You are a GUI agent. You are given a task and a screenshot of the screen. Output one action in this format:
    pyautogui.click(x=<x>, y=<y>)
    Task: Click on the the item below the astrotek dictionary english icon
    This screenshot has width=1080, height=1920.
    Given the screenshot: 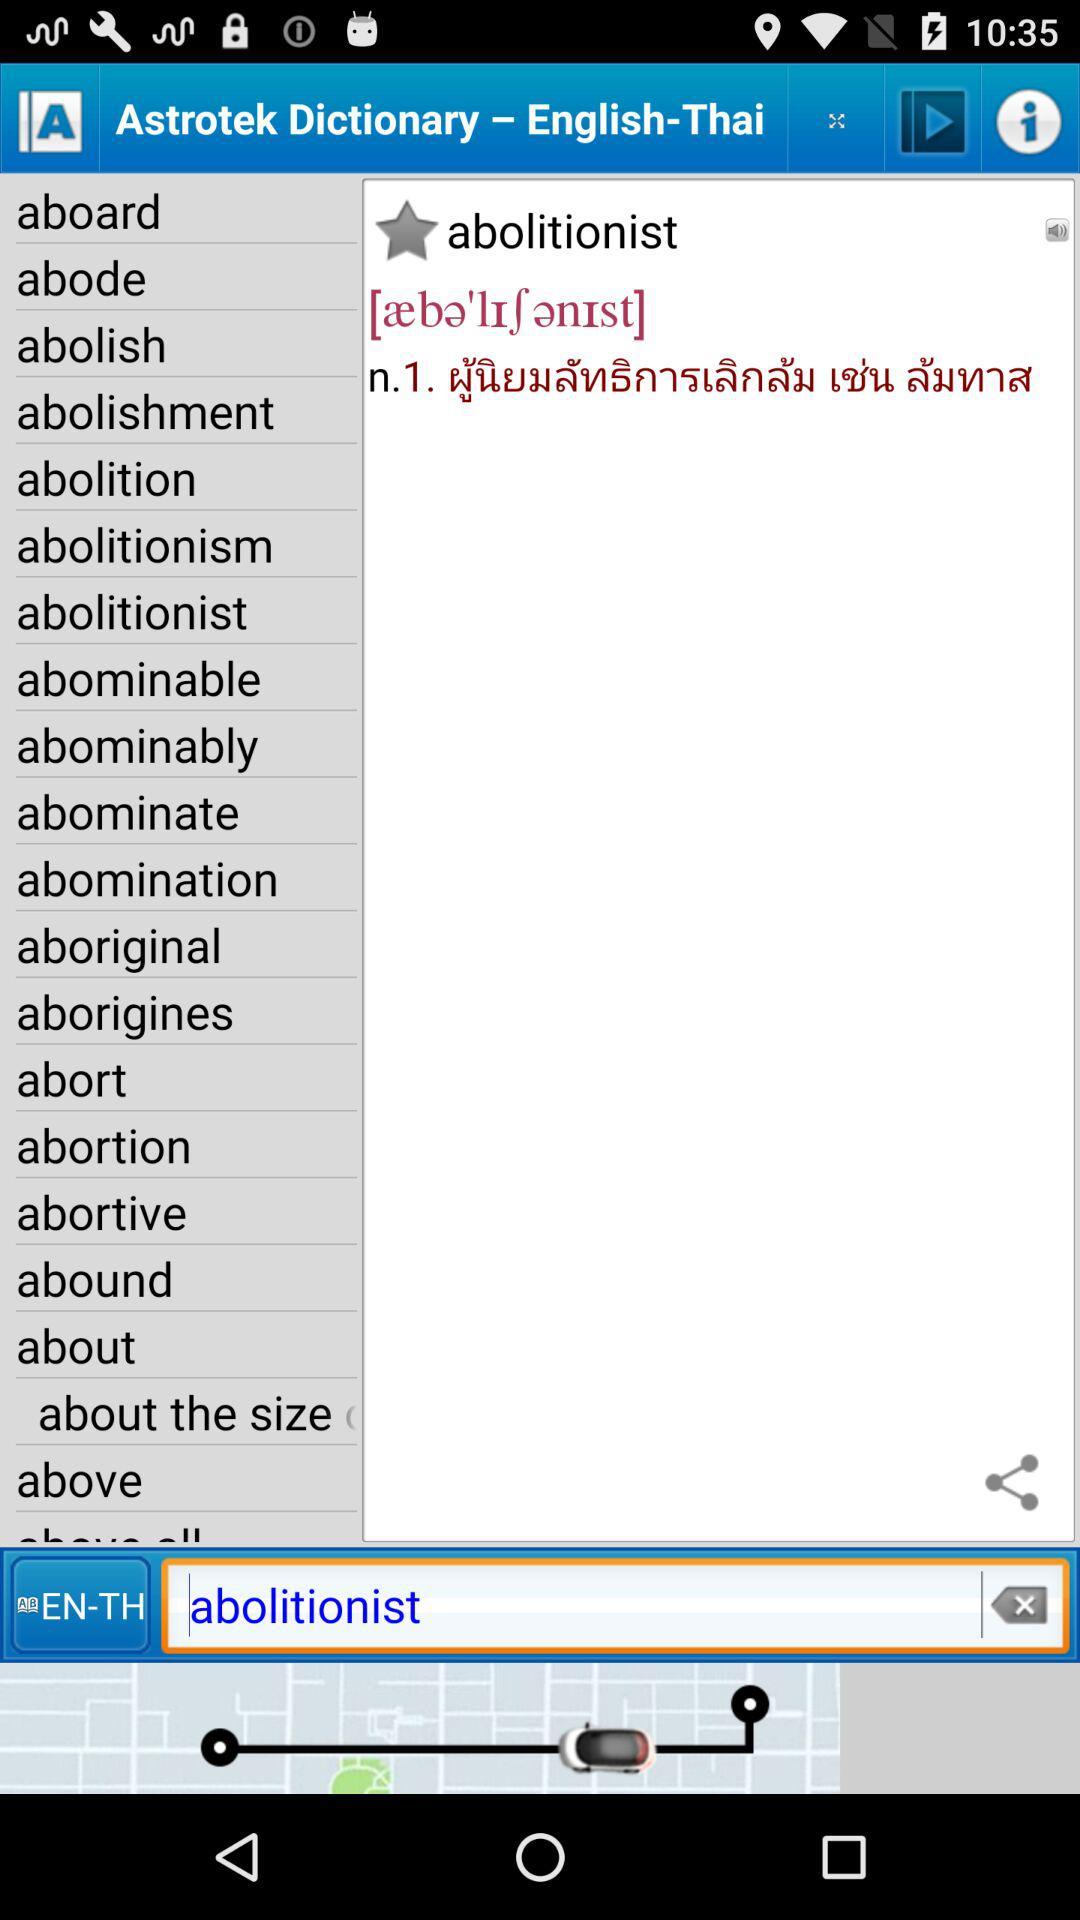 What is the action you would take?
    pyautogui.click(x=405, y=230)
    